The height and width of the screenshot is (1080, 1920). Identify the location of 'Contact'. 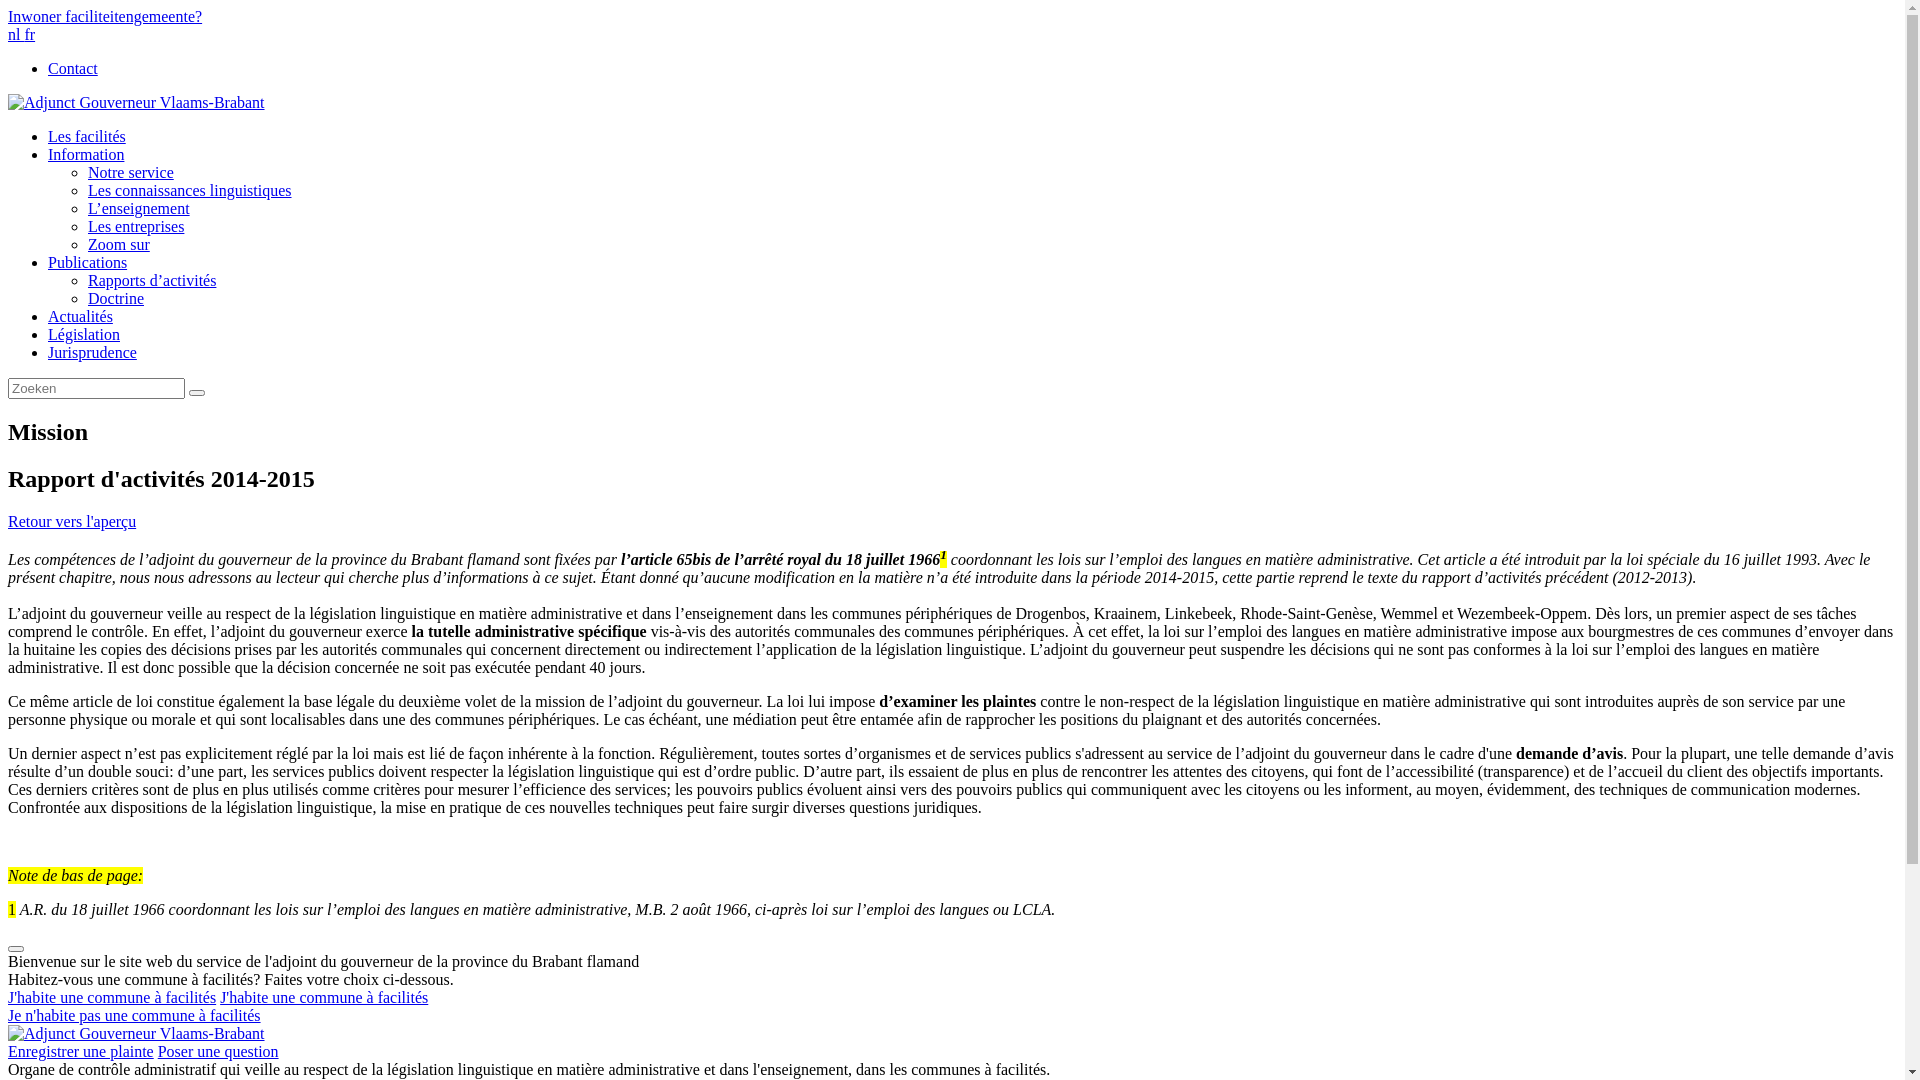
(72, 67).